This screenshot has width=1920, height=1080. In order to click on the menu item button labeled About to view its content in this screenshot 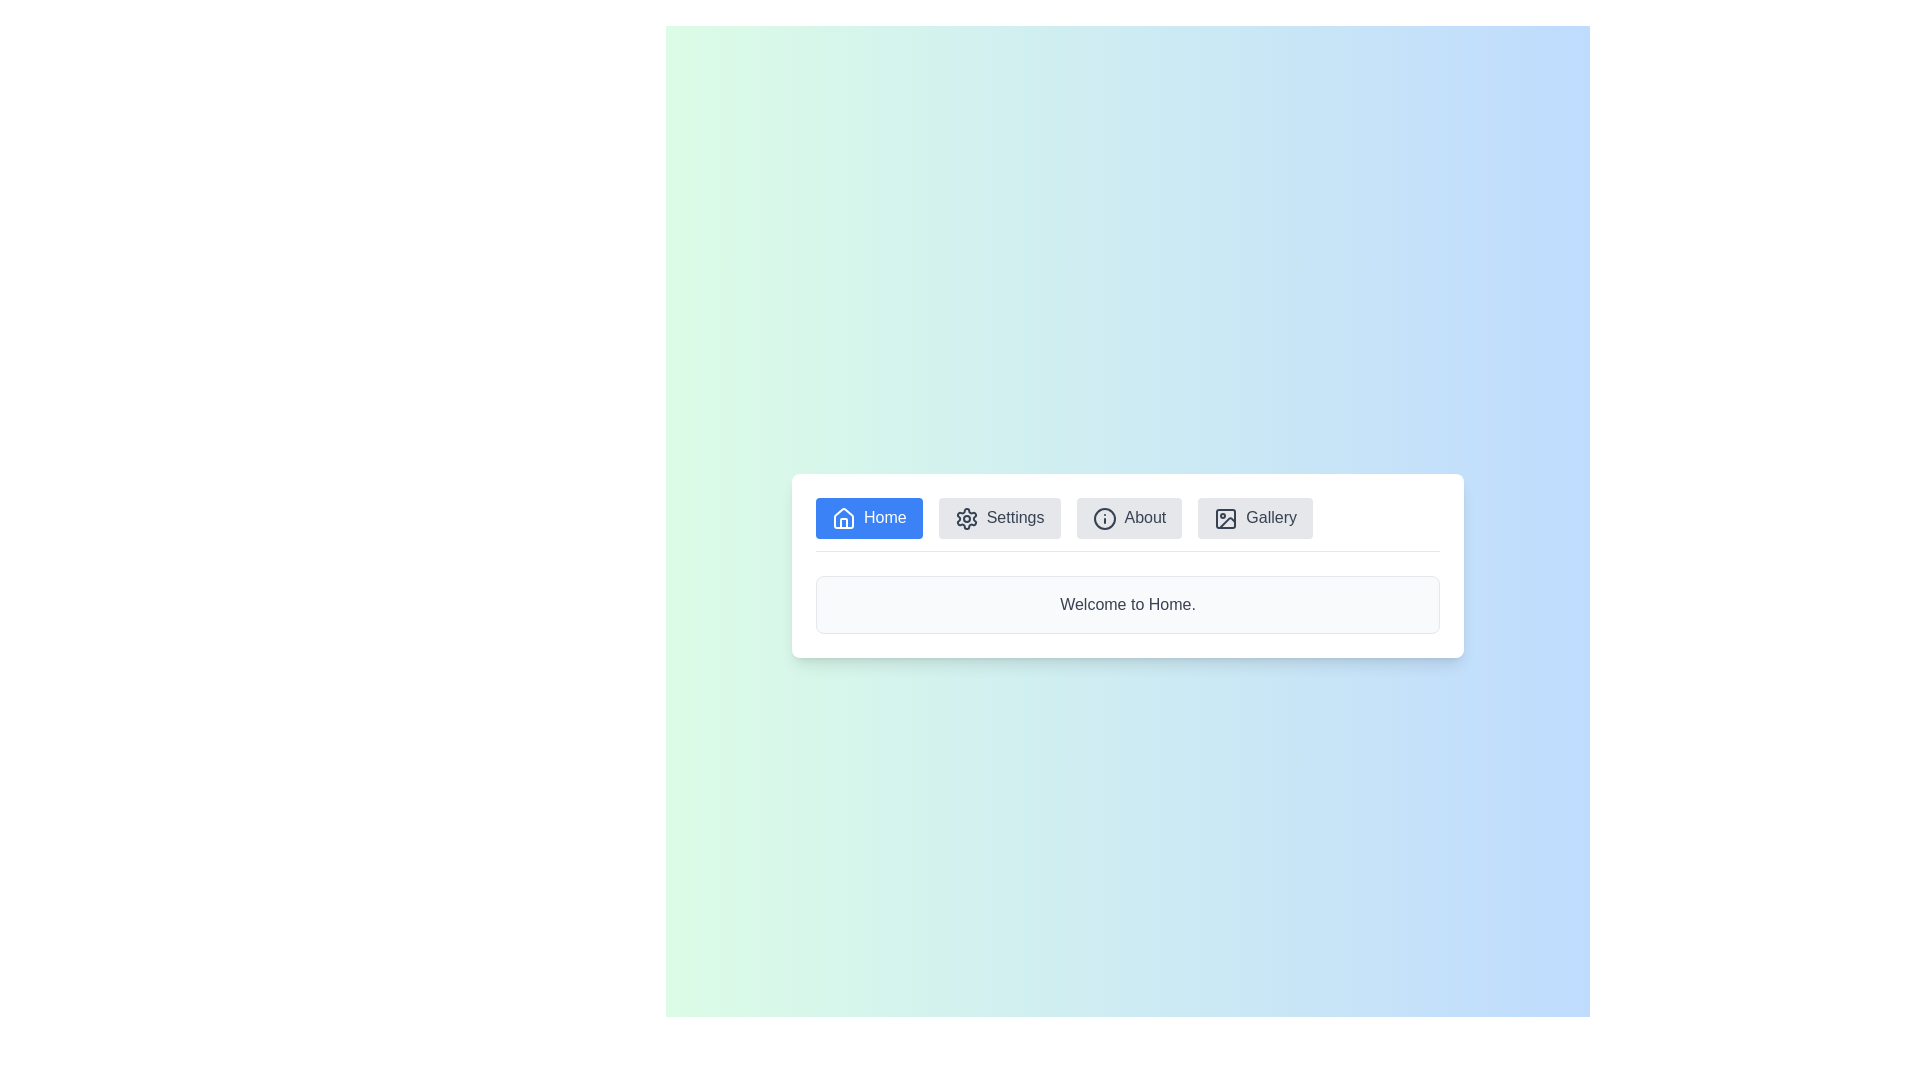, I will do `click(1129, 517)`.